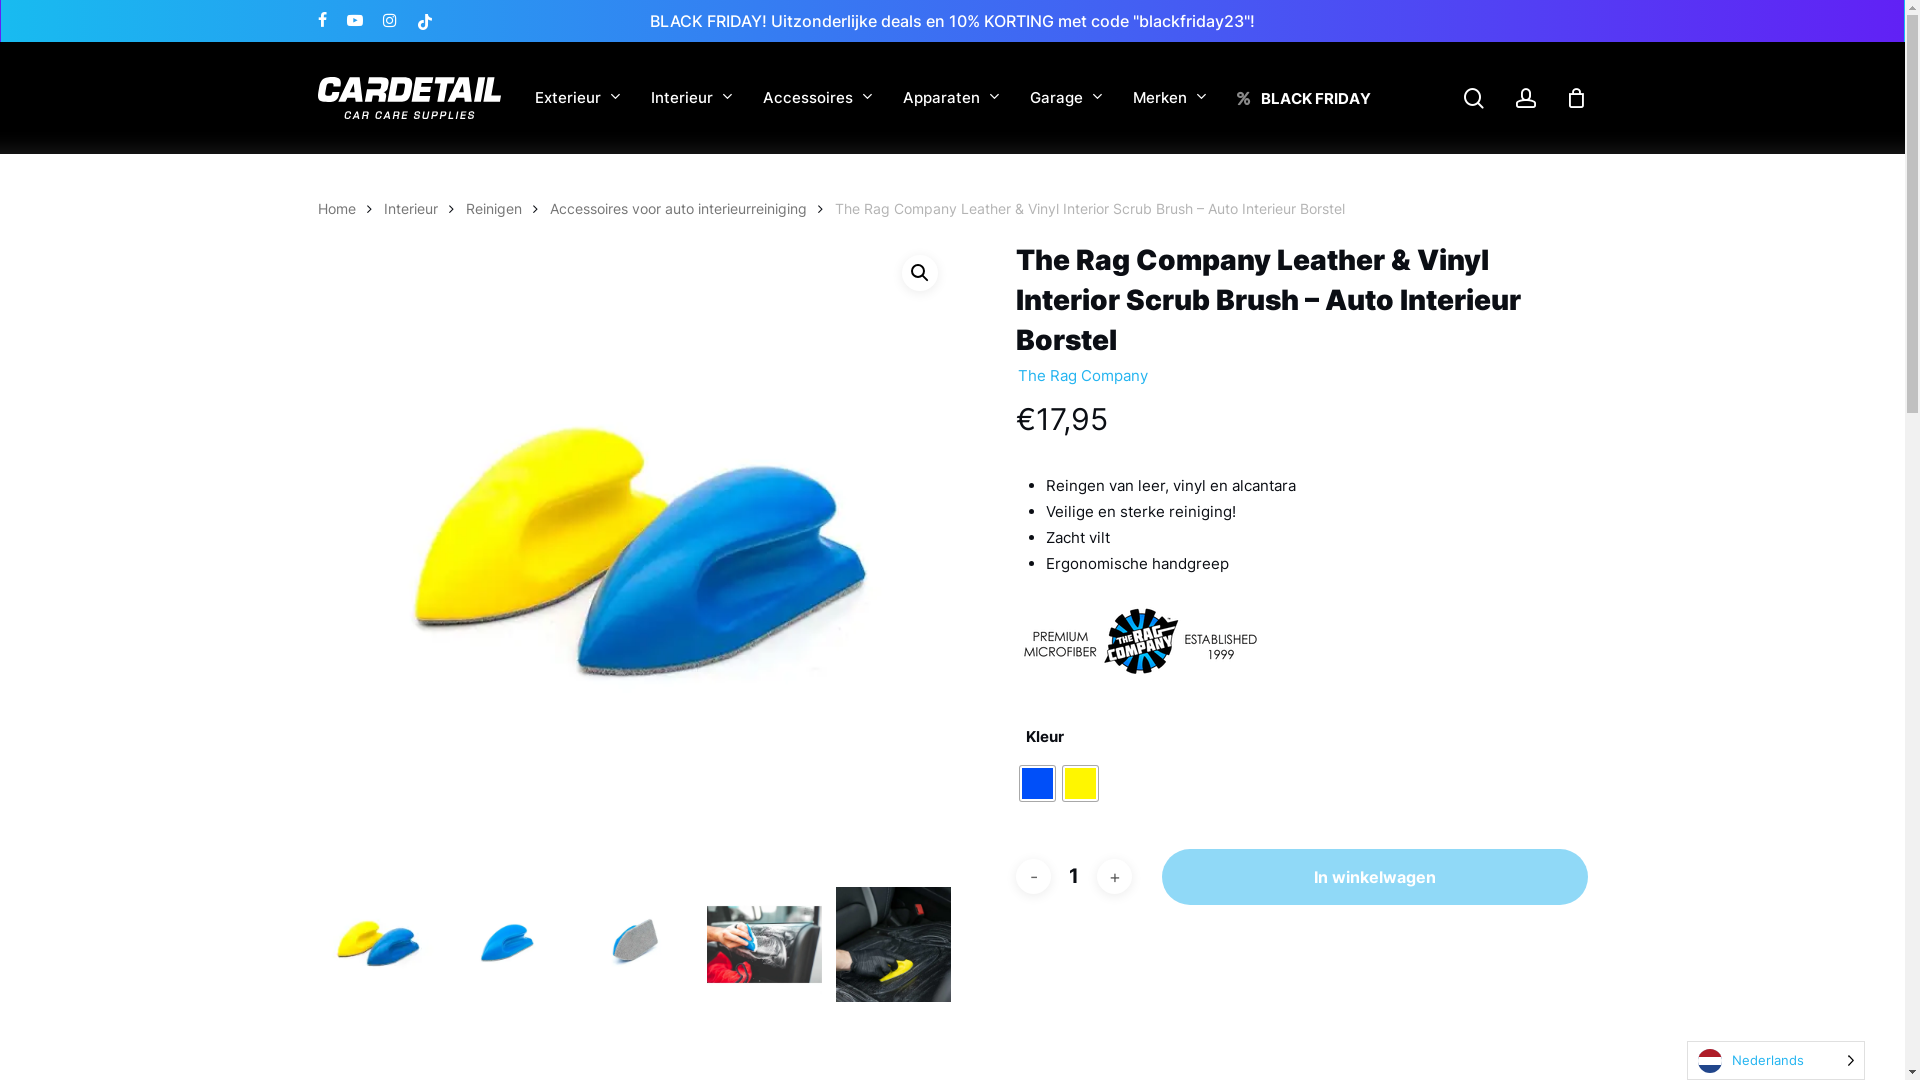 The width and height of the screenshot is (1920, 1080). What do you see at coordinates (550, 208) in the screenshot?
I see `'Accessoires voor auto interieurreiniging'` at bounding box center [550, 208].